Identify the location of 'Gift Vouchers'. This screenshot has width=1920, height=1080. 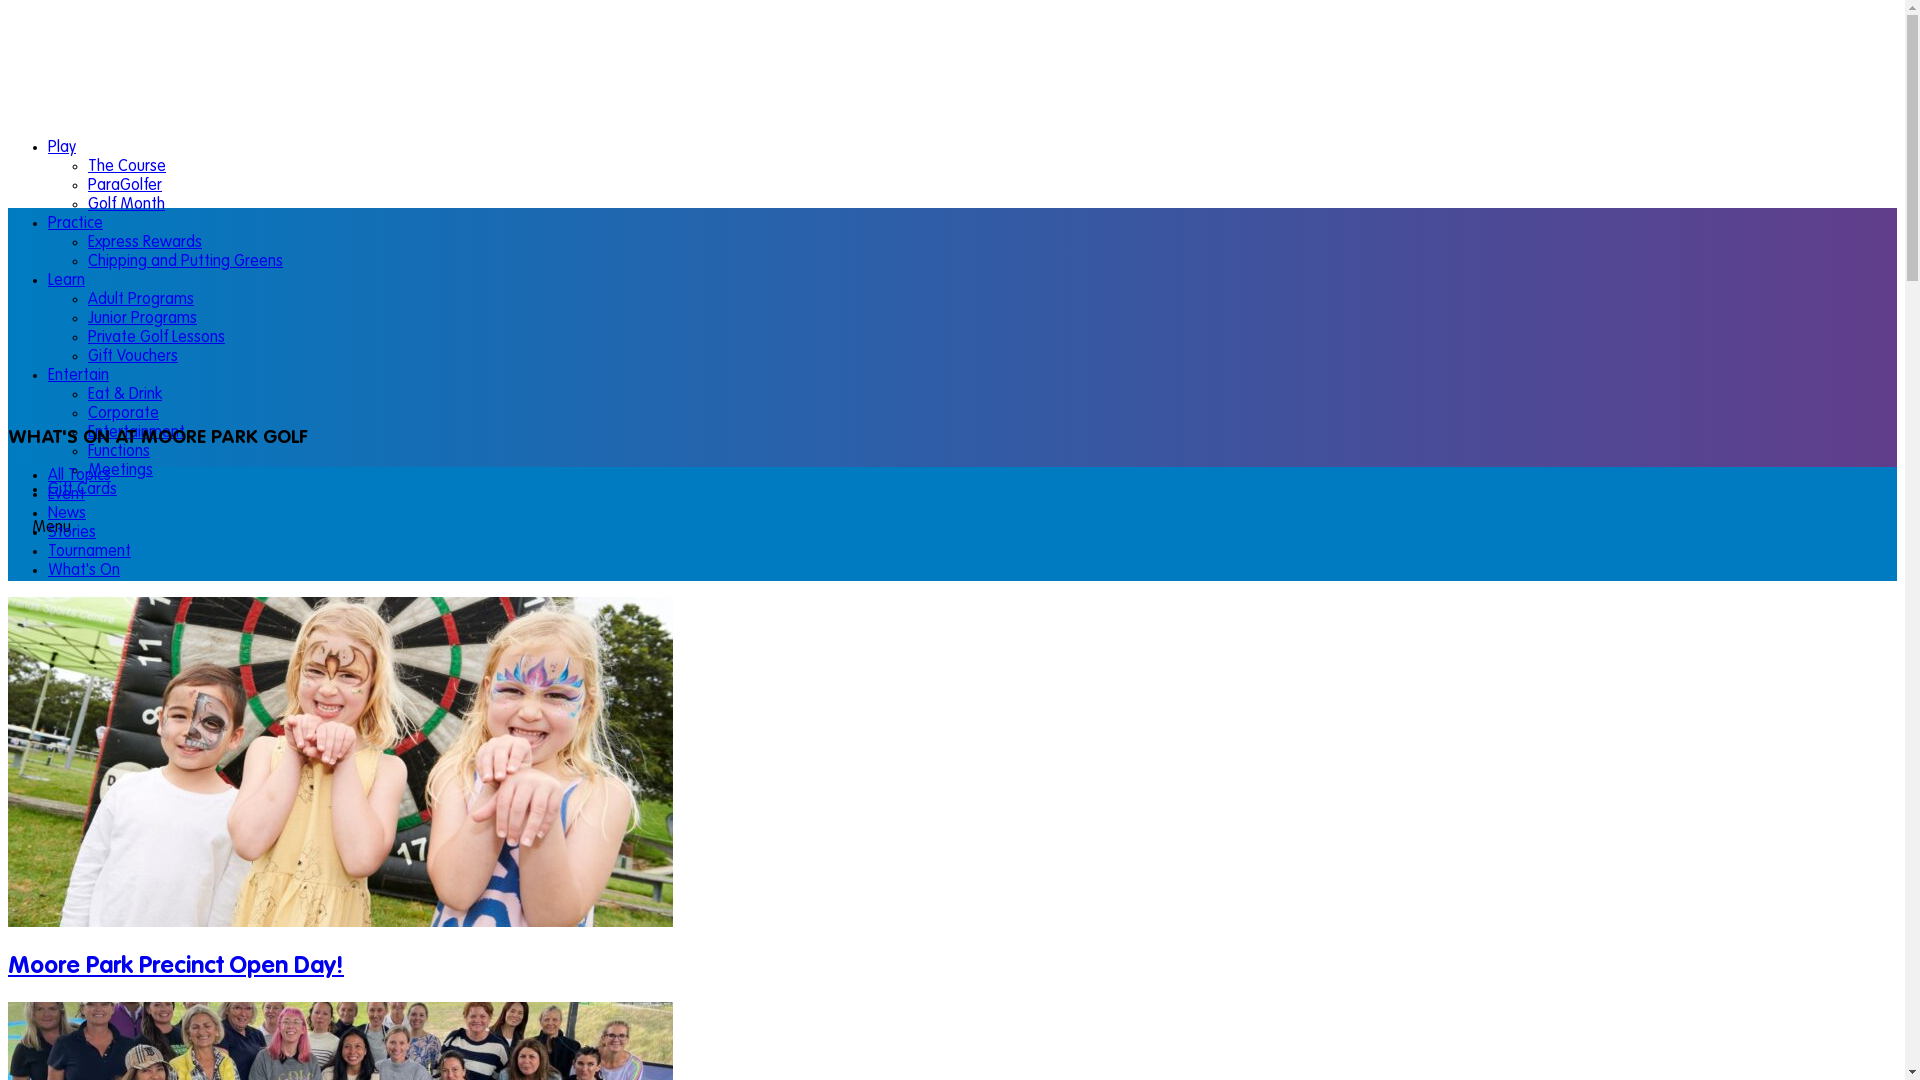
(132, 356).